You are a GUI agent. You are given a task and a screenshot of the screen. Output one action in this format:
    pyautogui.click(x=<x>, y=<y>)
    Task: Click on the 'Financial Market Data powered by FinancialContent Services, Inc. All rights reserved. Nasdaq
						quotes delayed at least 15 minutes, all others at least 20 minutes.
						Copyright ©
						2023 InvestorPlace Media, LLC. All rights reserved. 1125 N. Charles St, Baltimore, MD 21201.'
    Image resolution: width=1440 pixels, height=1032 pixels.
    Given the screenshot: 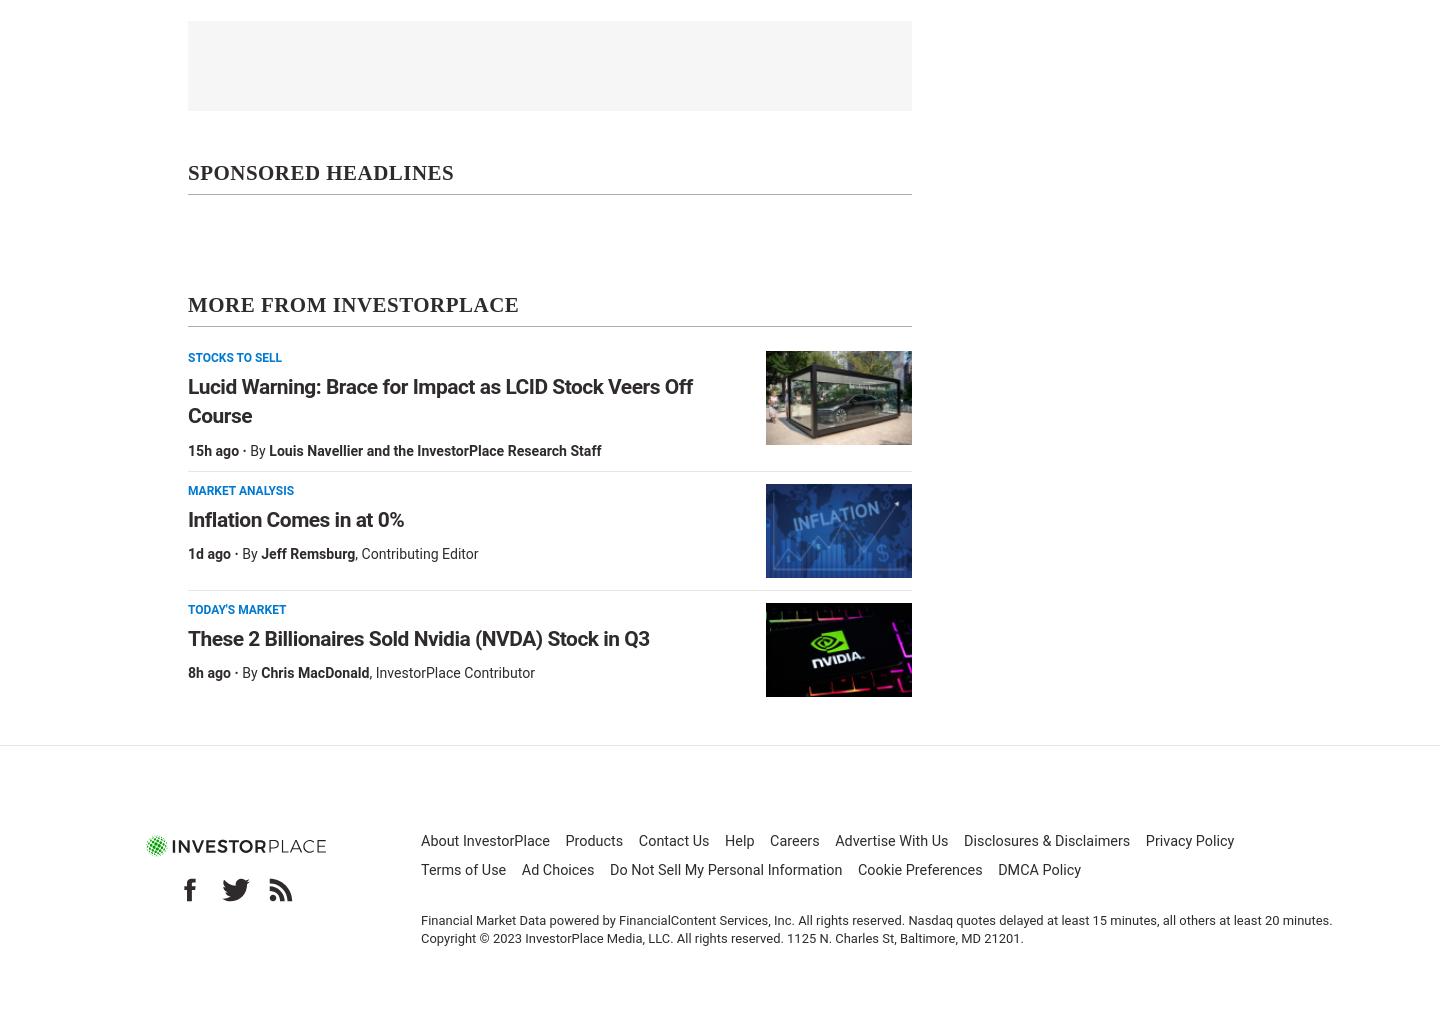 What is the action you would take?
    pyautogui.click(x=875, y=928)
    